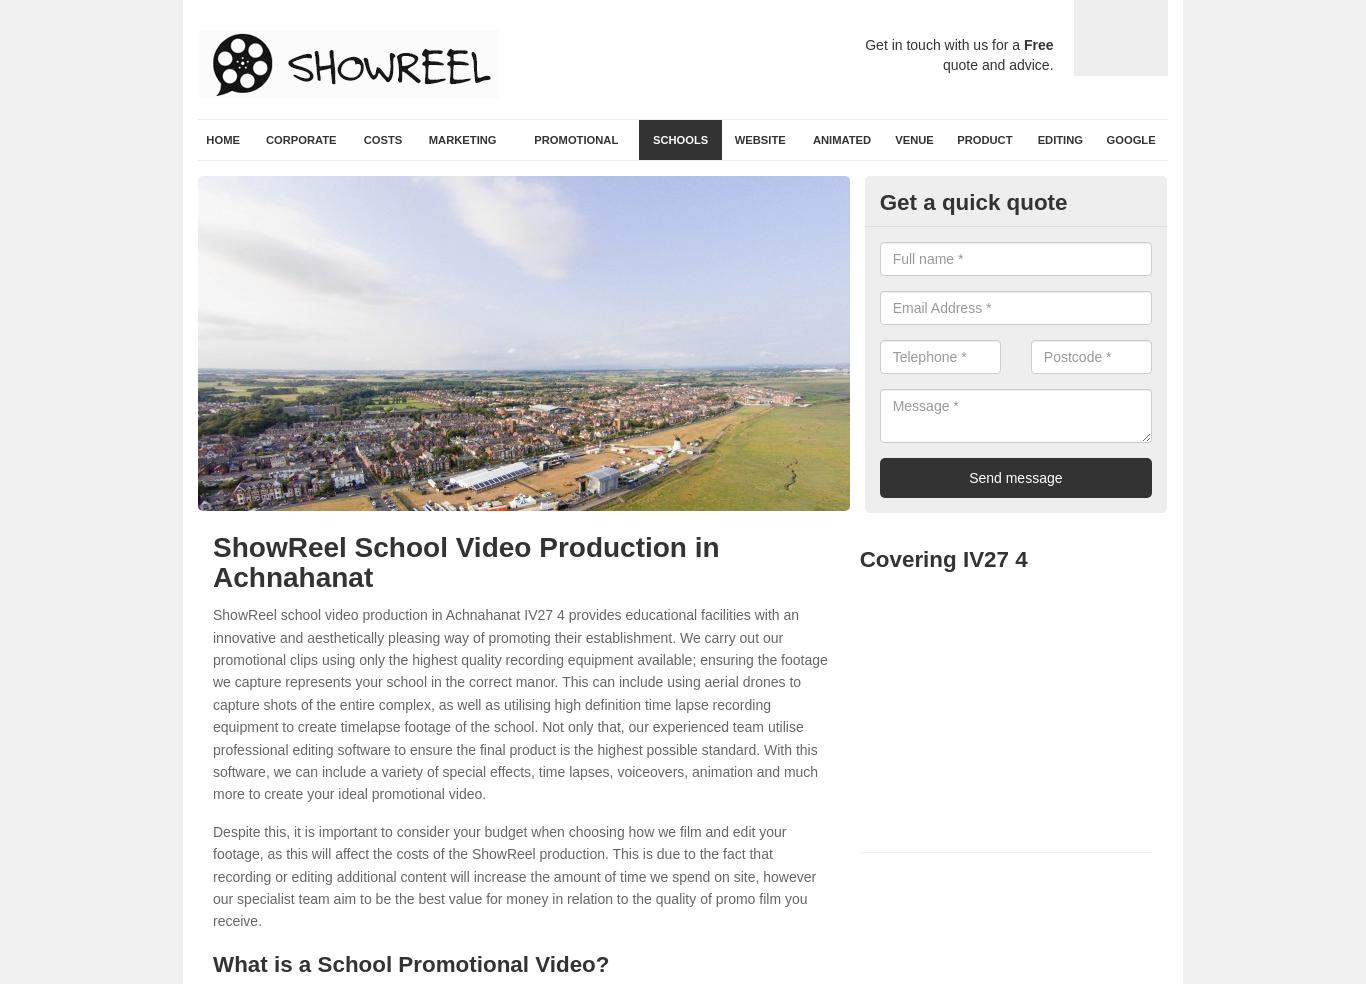  What do you see at coordinates (221, 140) in the screenshot?
I see `'Home'` at bounding box center [221, 140].